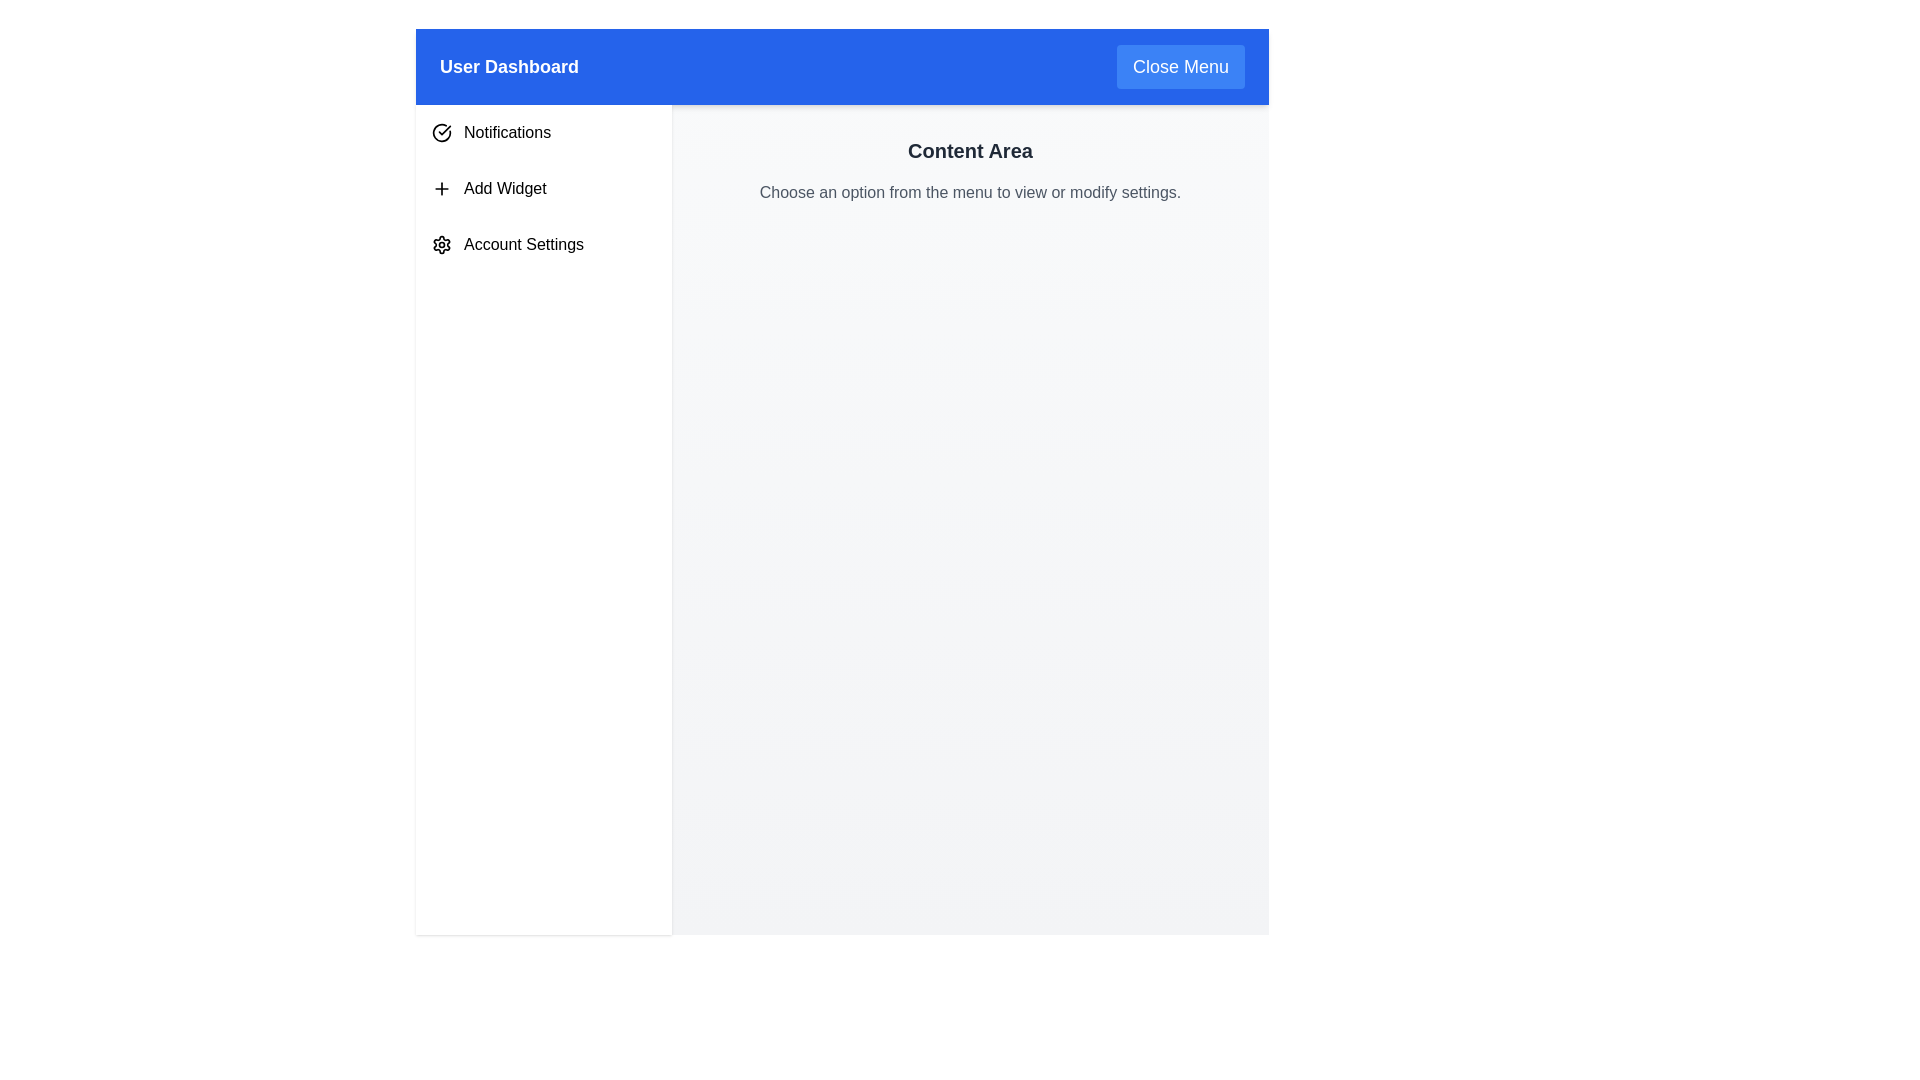 Image resolution: width=1920 pixels, height=1080 pixels. What do you see at coordinates (523, 244) in the screenshot?
I see `the 'Account Settings' text label` at bounding box center [523, 244].